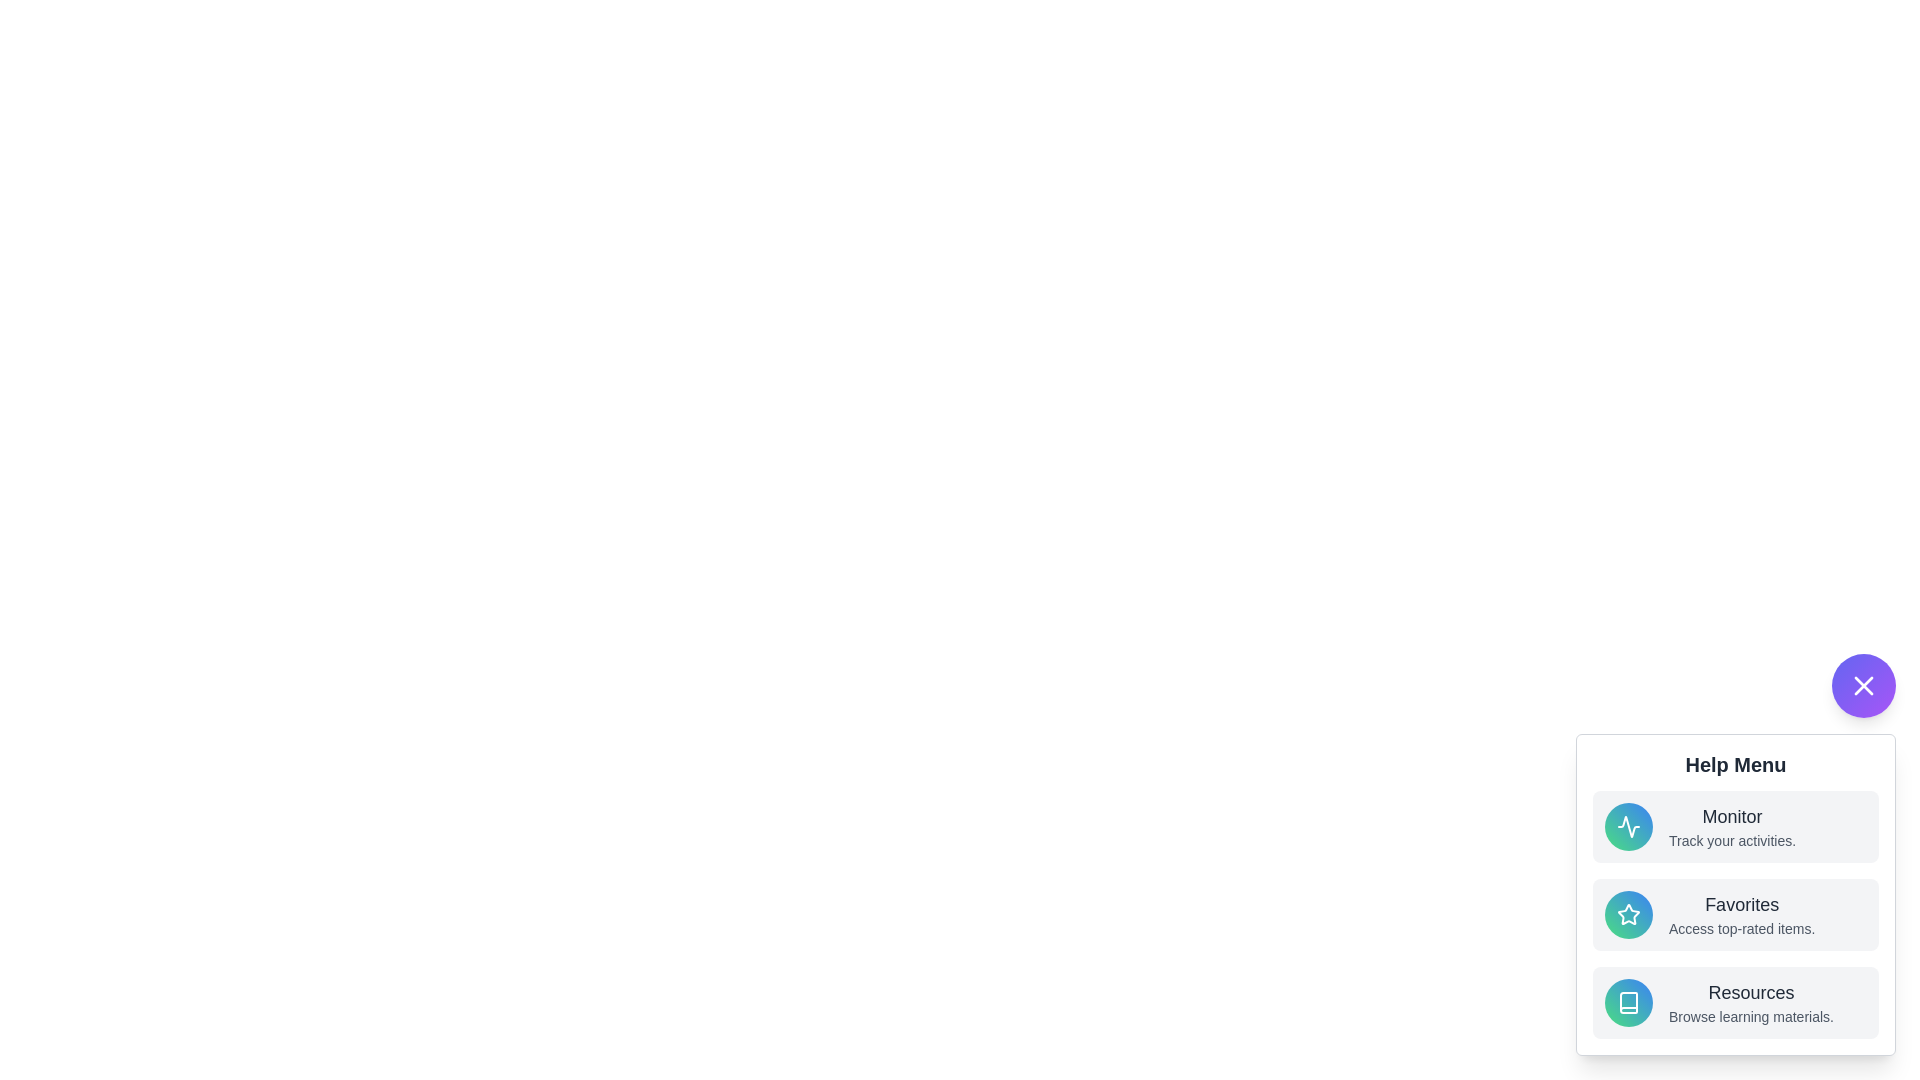 Image resolution: width=1920 pixels, height=1080 pixels. I want to click on the help option Favorites by clicking on it, so click(1735, 914).